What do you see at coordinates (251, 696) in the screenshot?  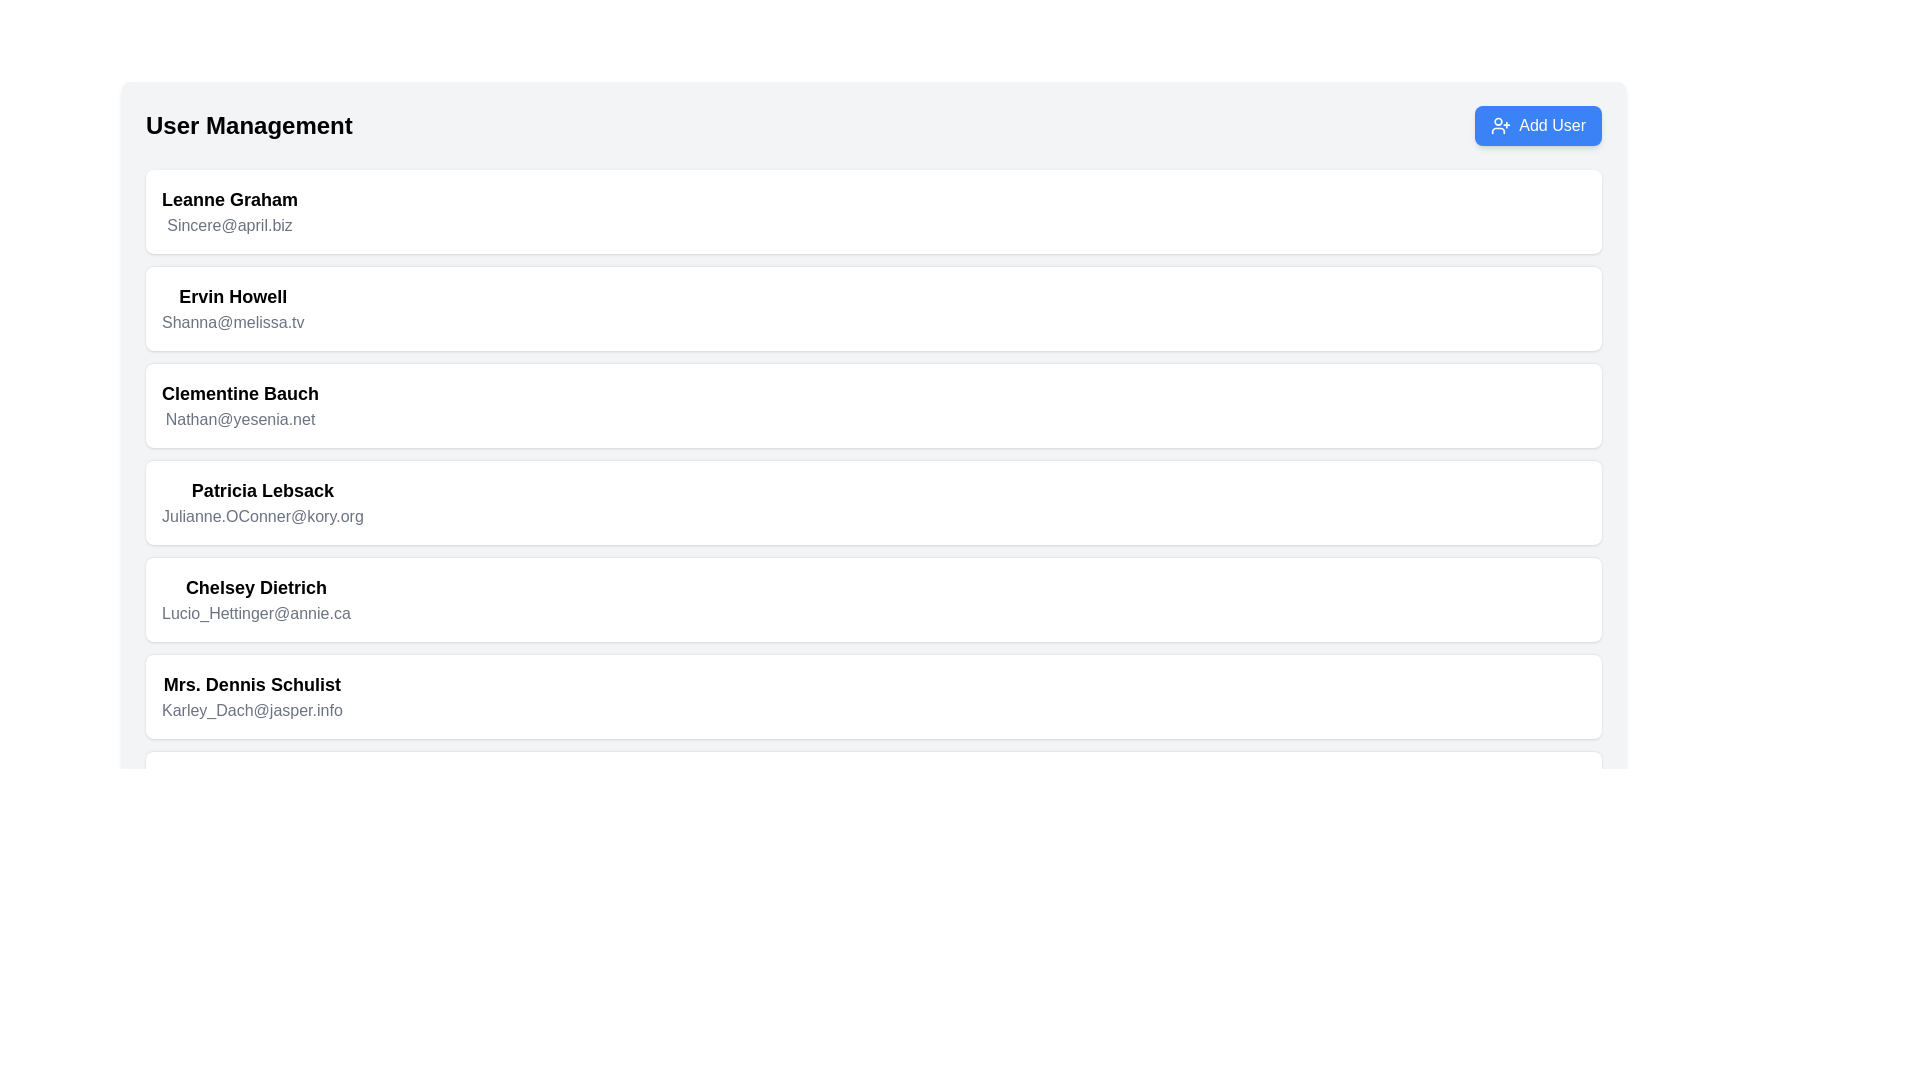 I see `the text content display containing 'Mrs. Dennis Schulist' and 'Karley_Dach@jasper.info'` at bounding box center [251, 696].